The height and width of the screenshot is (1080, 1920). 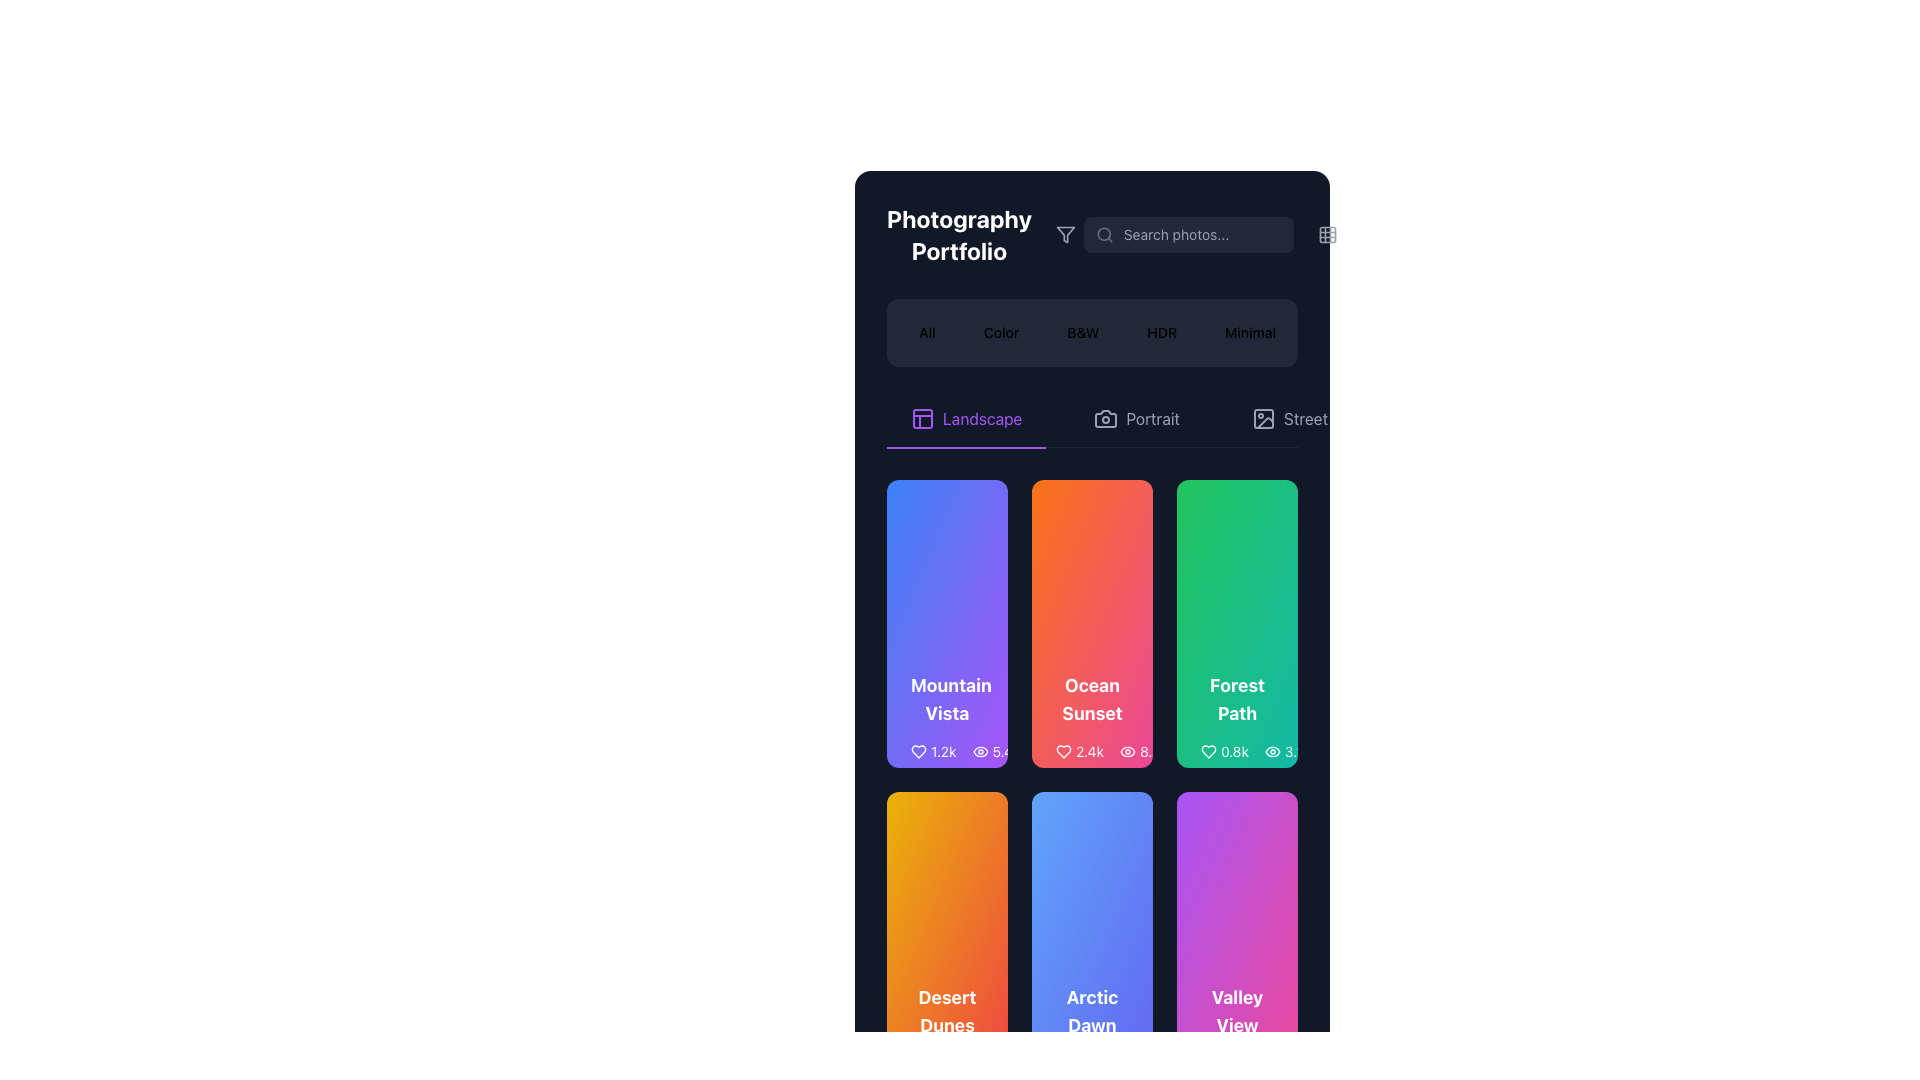 What do you see at coordinates (1103, 233) in the screenshot?
I see `the magnifying glass icon located at the top-right corner of the page, adjacent to the search bar, to initiate a search action or focus on the search bar` at bounding box center [1103, 233].